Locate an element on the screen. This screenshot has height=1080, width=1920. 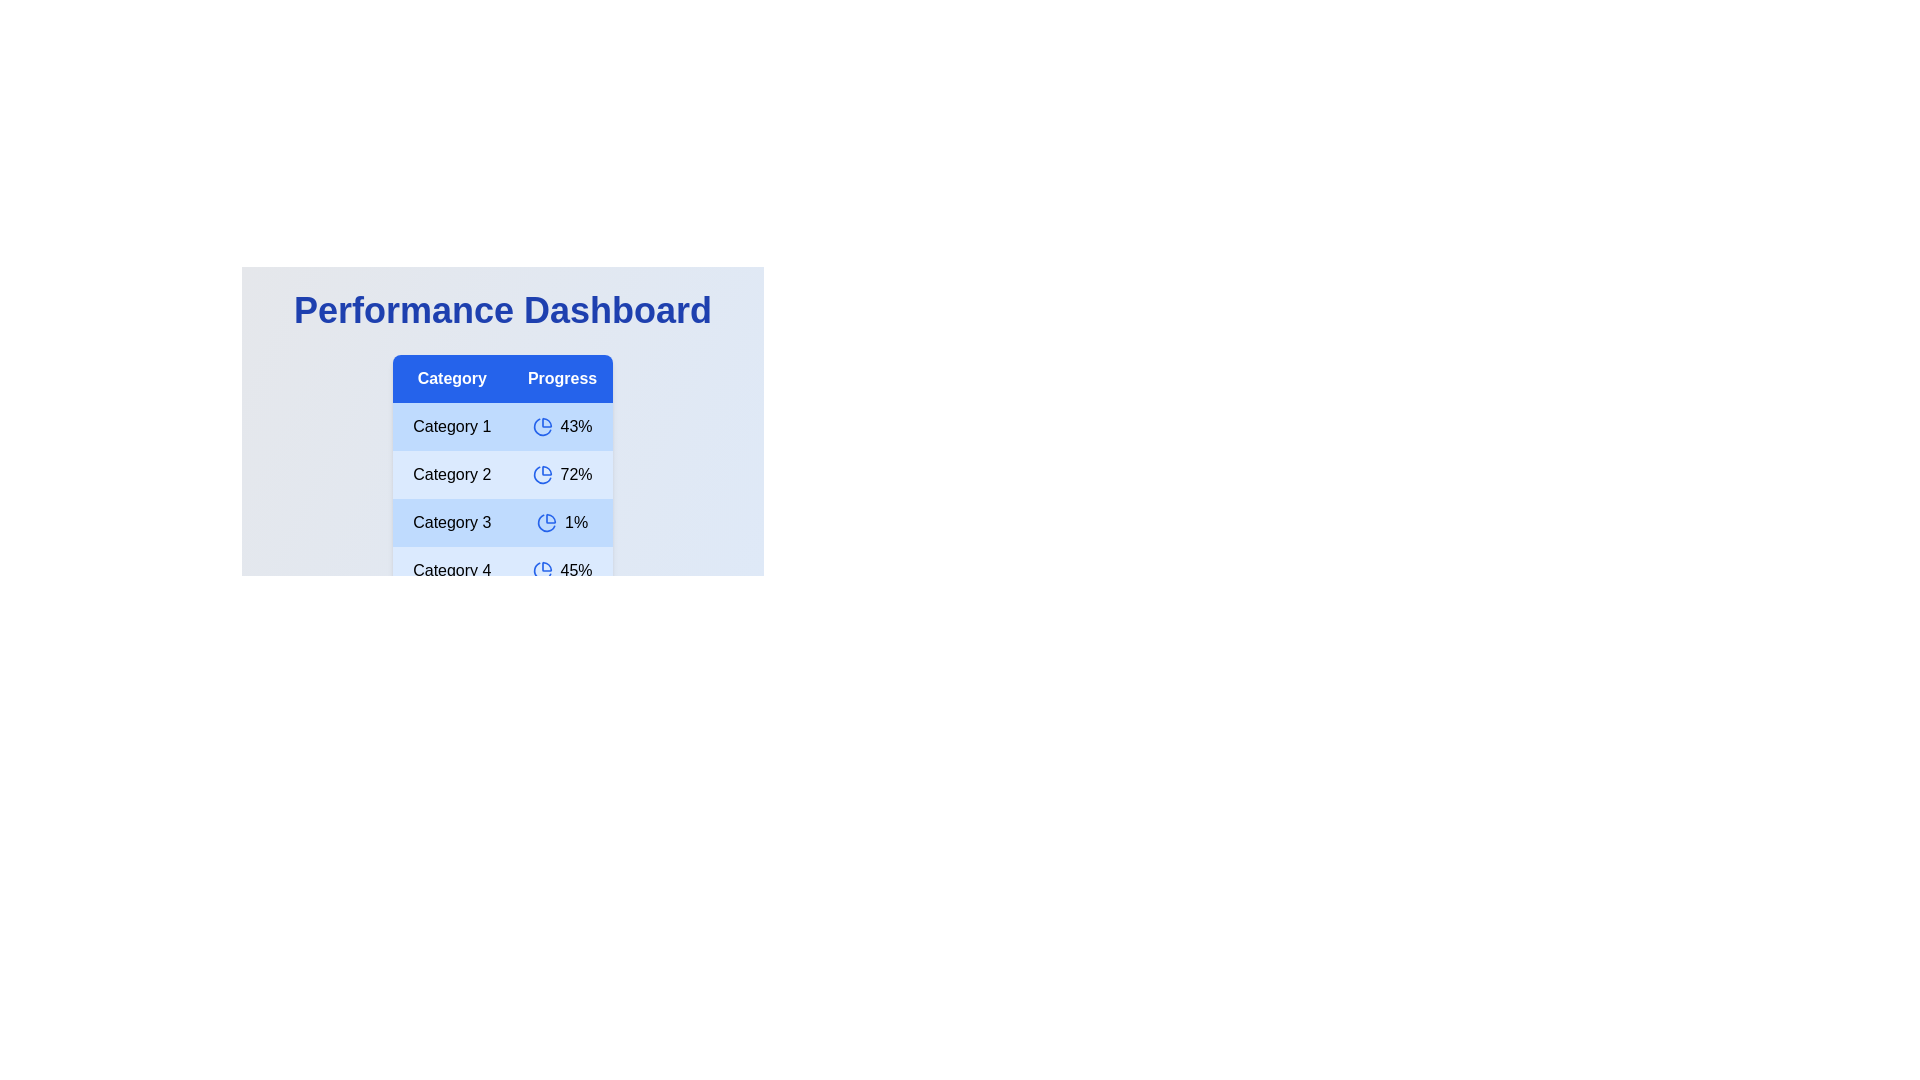
the pie chart icons for Category 4 category is located at coordinates (542, 570).